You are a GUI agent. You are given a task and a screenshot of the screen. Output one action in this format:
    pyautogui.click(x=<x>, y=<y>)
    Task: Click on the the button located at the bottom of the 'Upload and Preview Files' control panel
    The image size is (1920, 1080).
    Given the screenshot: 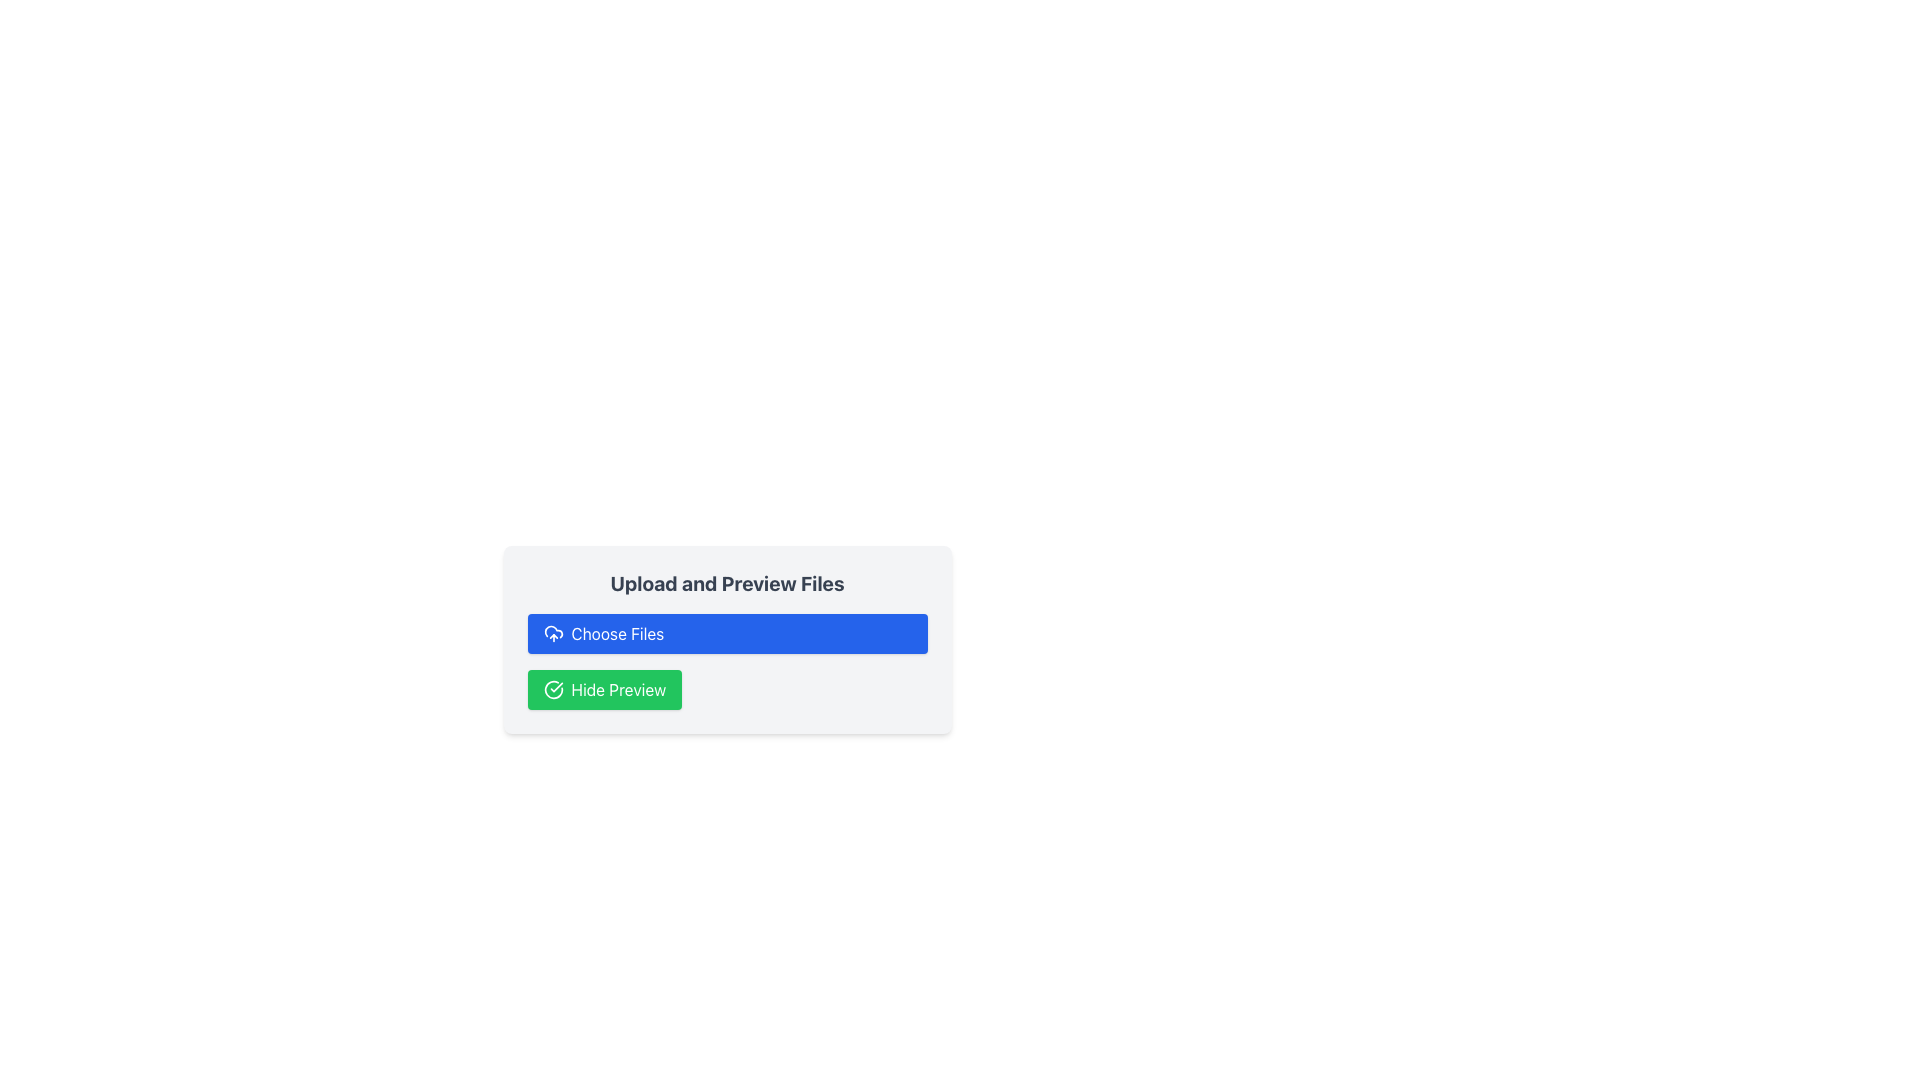 What is the action you would take?
    pyautogui.click(x=603, y=689)
    